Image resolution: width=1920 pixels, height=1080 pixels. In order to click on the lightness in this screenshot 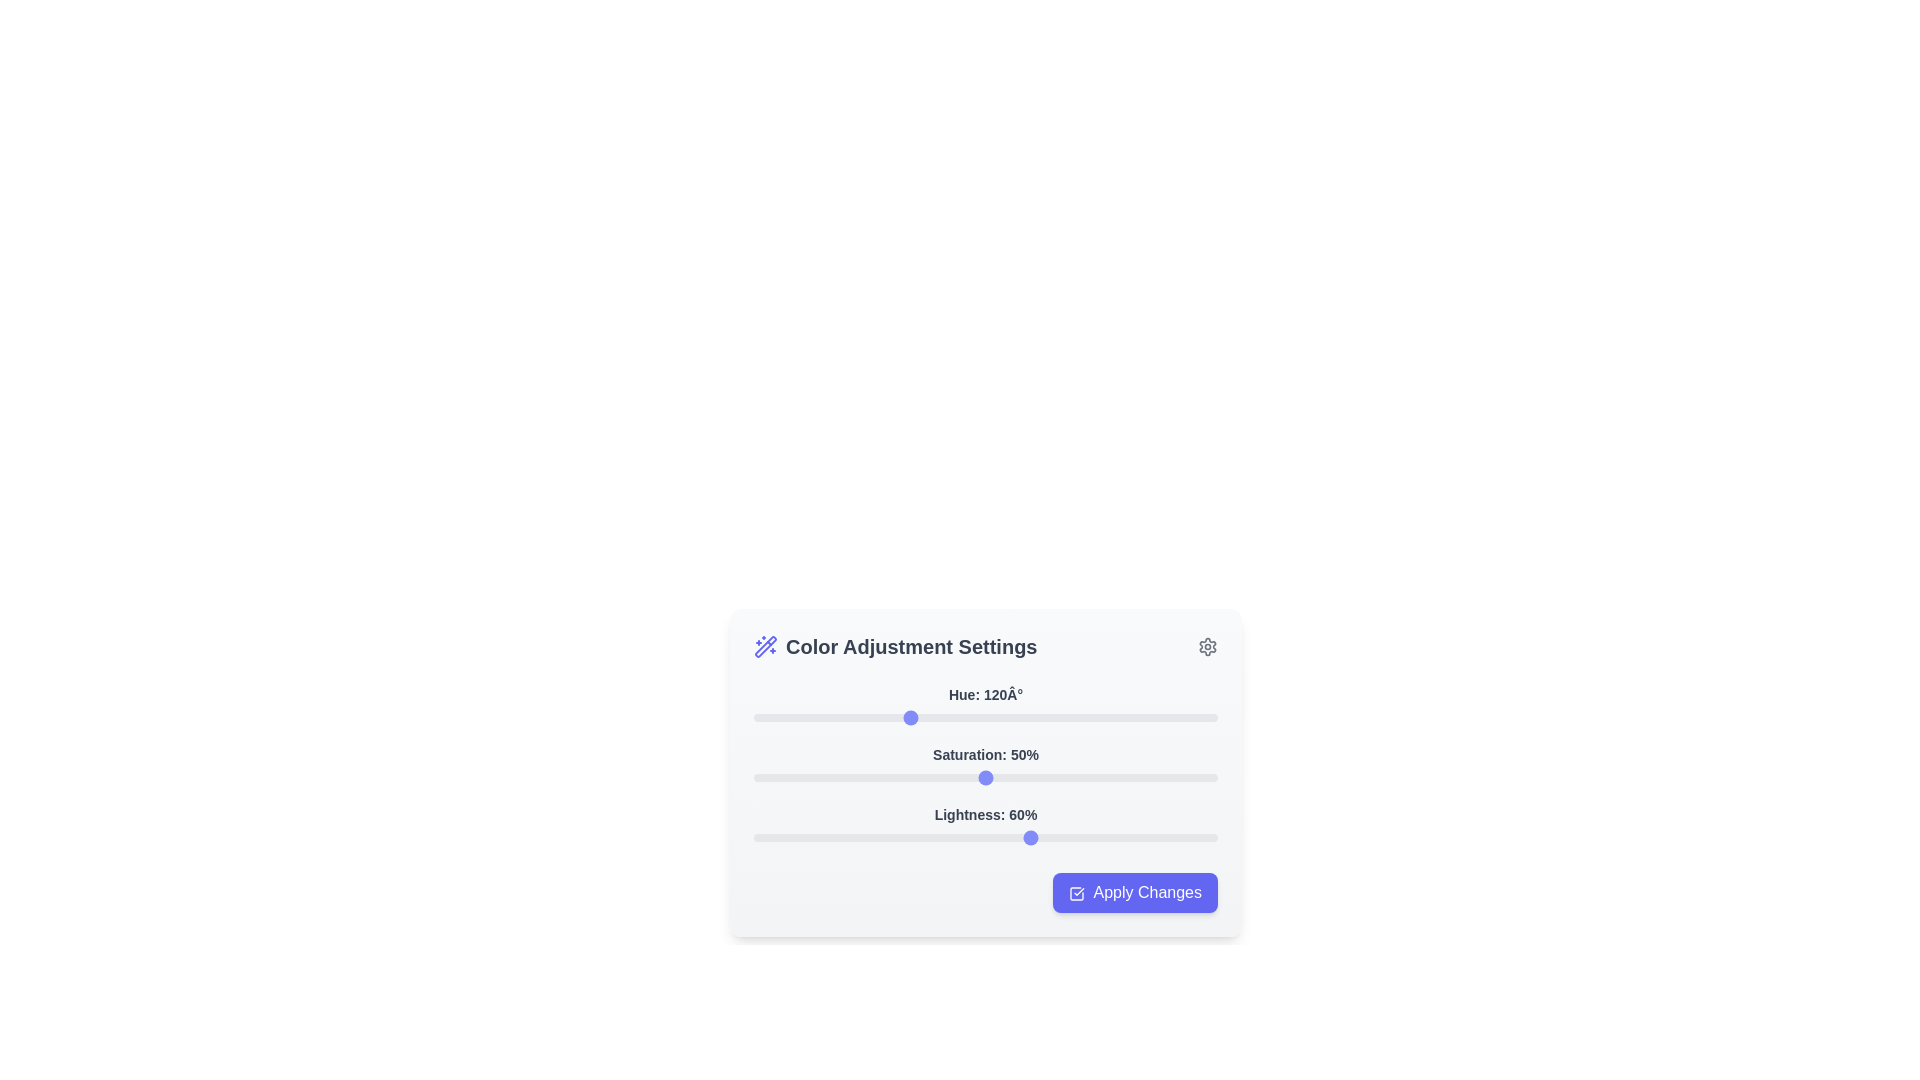, I will do `click(1013, 837)`.